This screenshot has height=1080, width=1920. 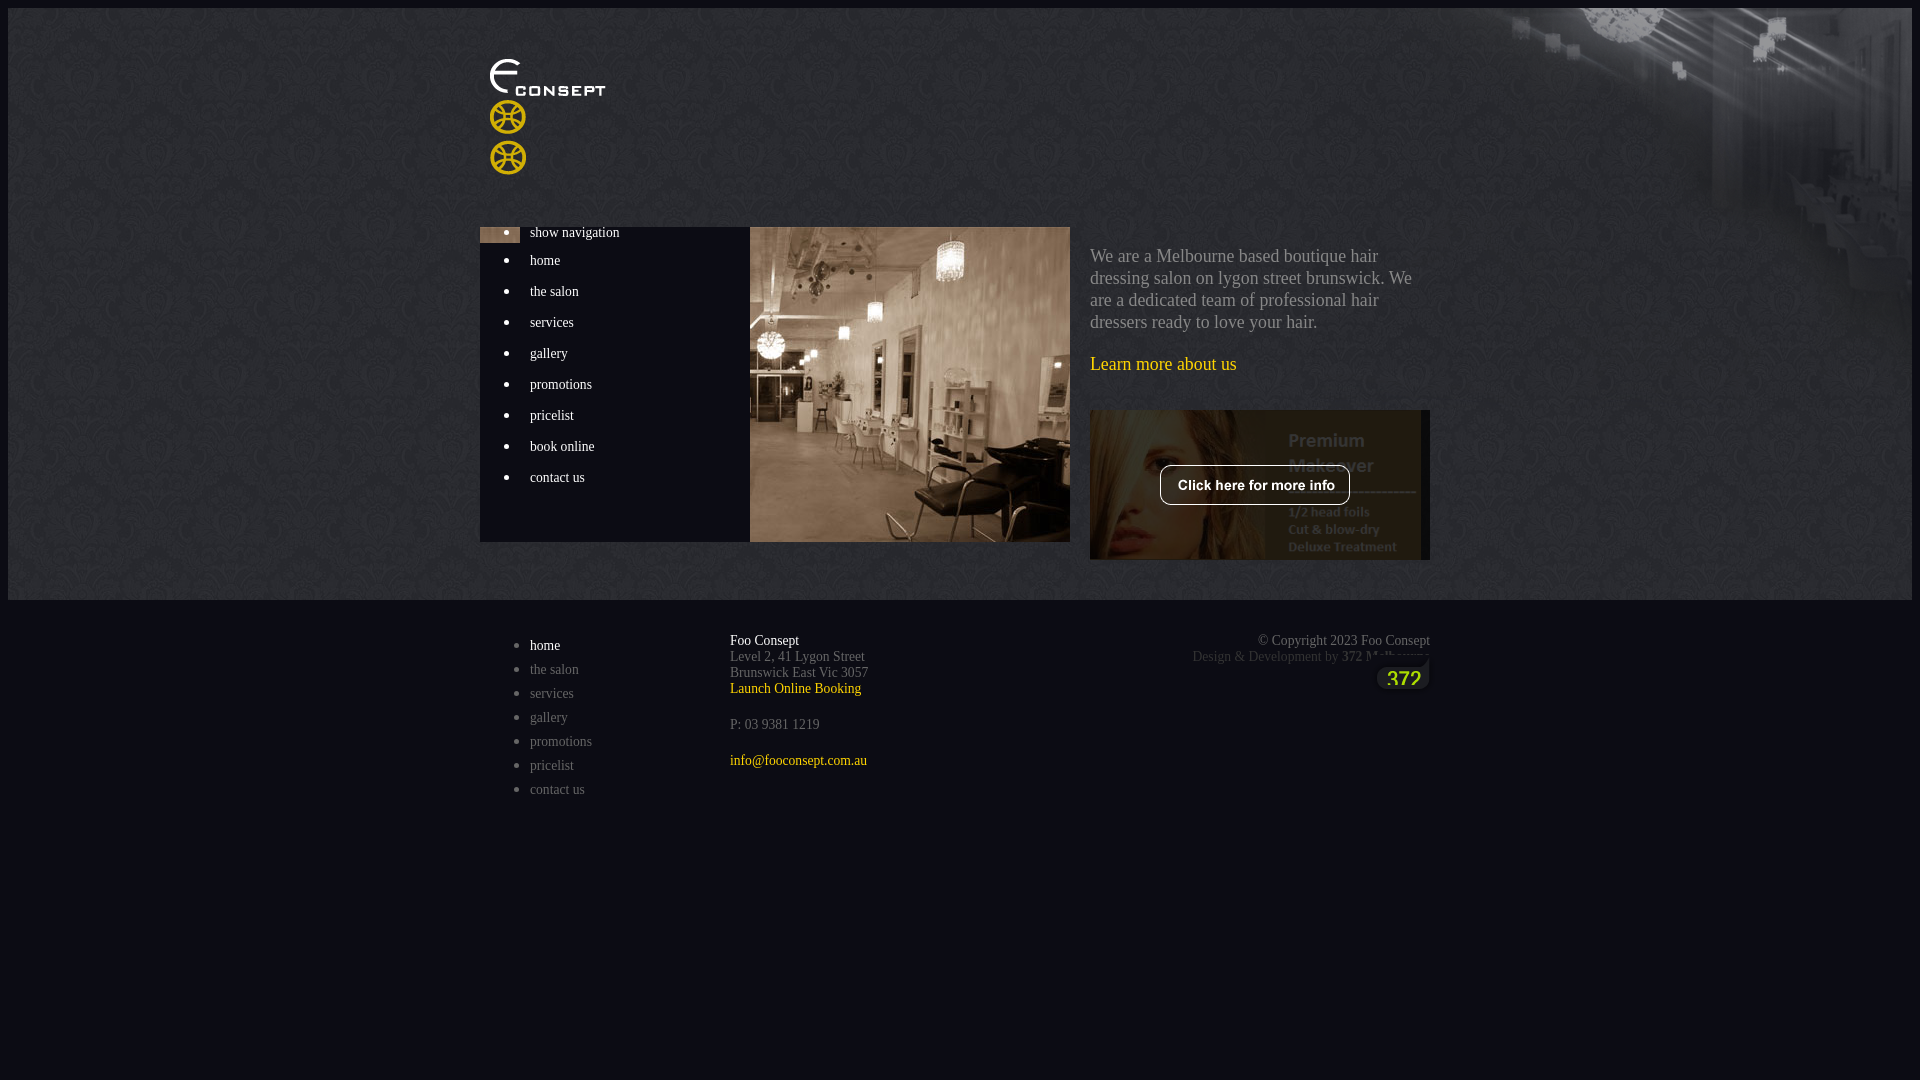 What do you see at coordinates (519, 260) in the screenshot?
I see `'home'` at bounding box center [519, 260].